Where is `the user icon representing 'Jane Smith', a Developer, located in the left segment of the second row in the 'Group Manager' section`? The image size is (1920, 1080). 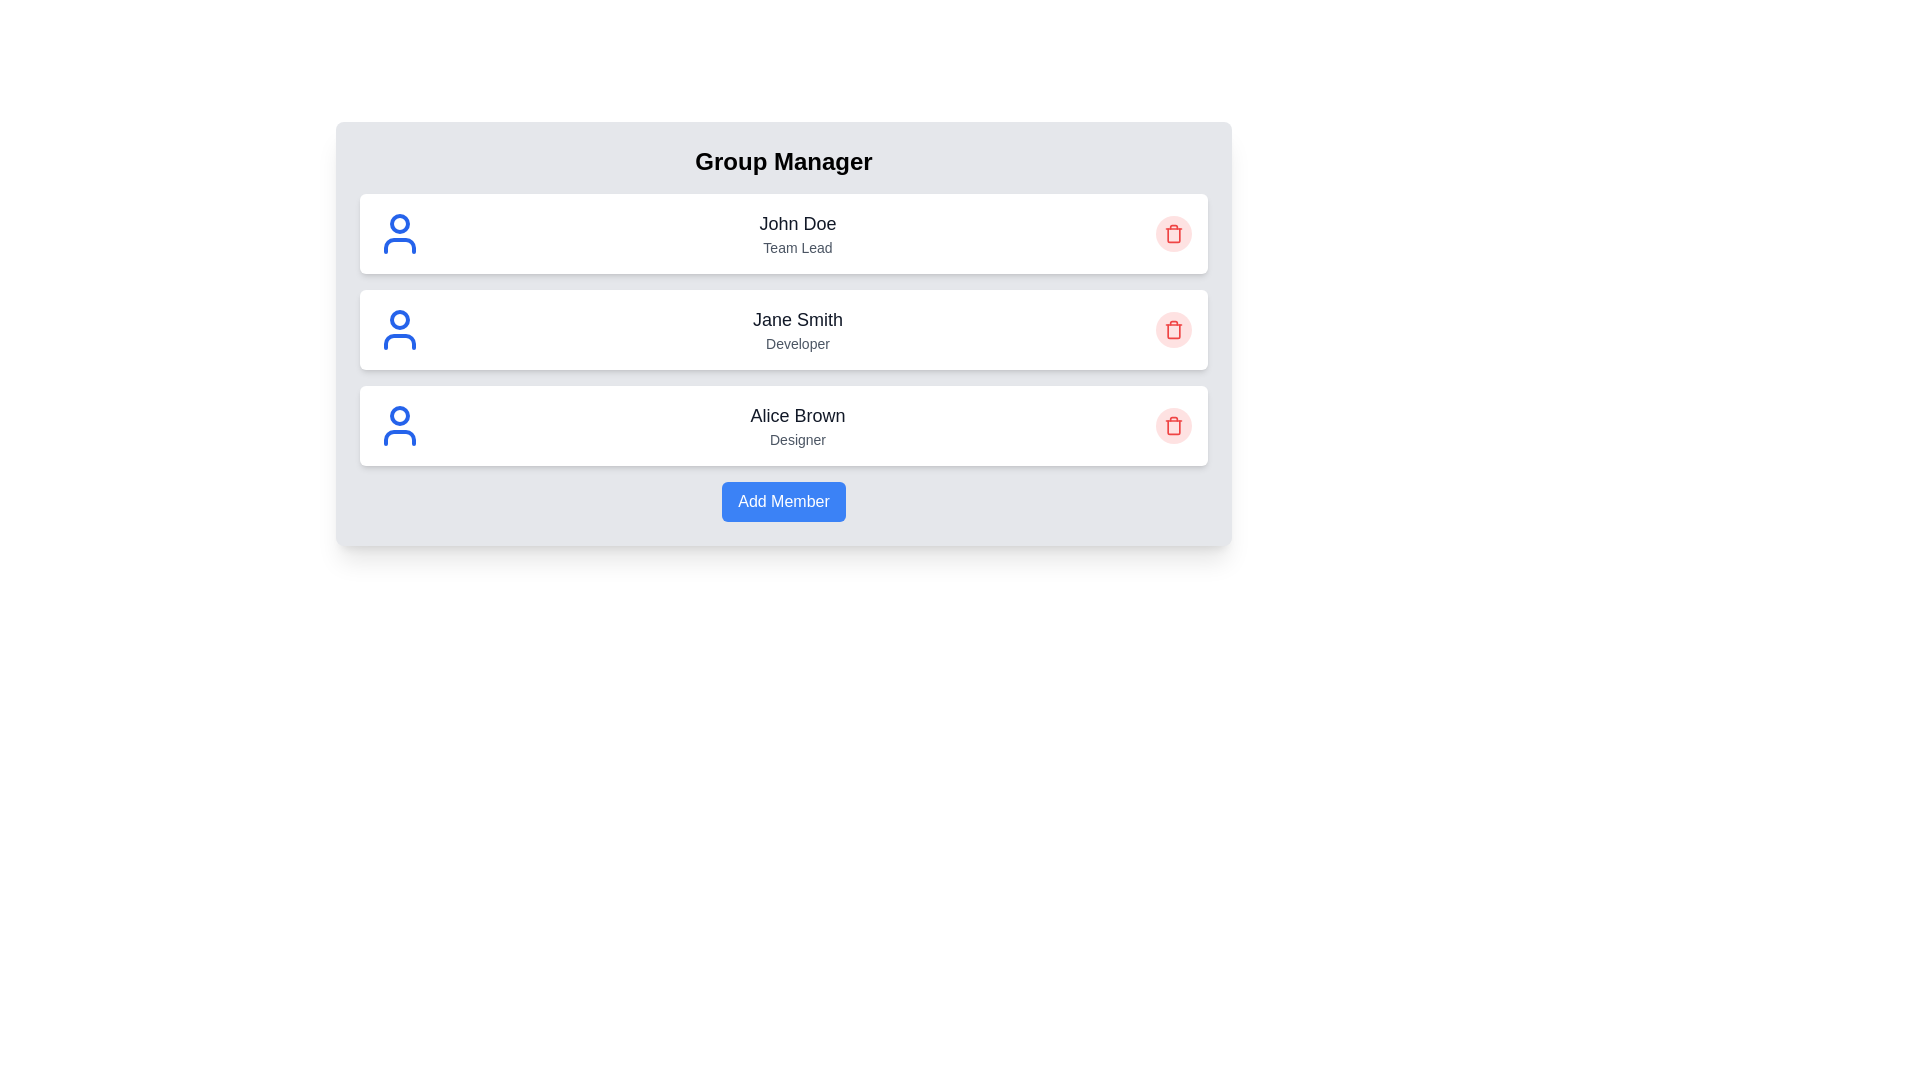
the user icon representing 'Jane Smith', a Developer, located in the left segment of the second row in the 'Group Manager' section is located at coordinates (399, 329).